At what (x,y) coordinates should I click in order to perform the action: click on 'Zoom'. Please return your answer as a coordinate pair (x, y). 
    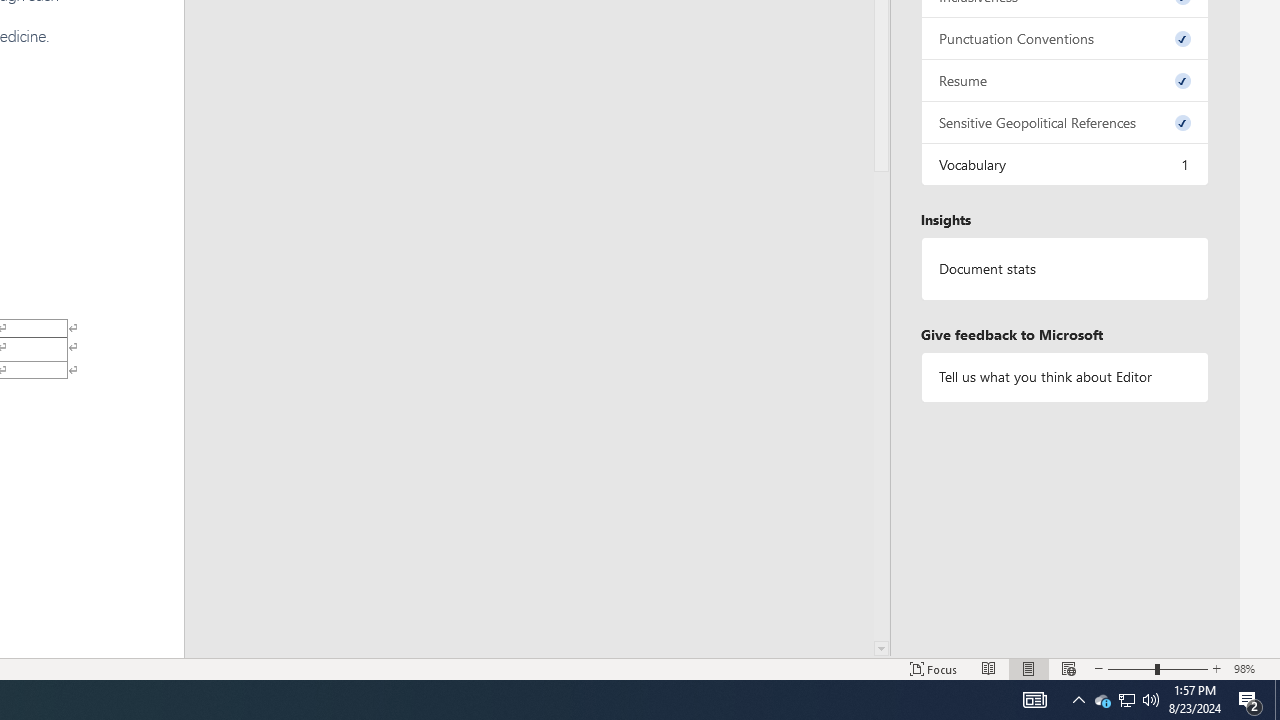
    Looking at the image, I should click on (1158, 669).